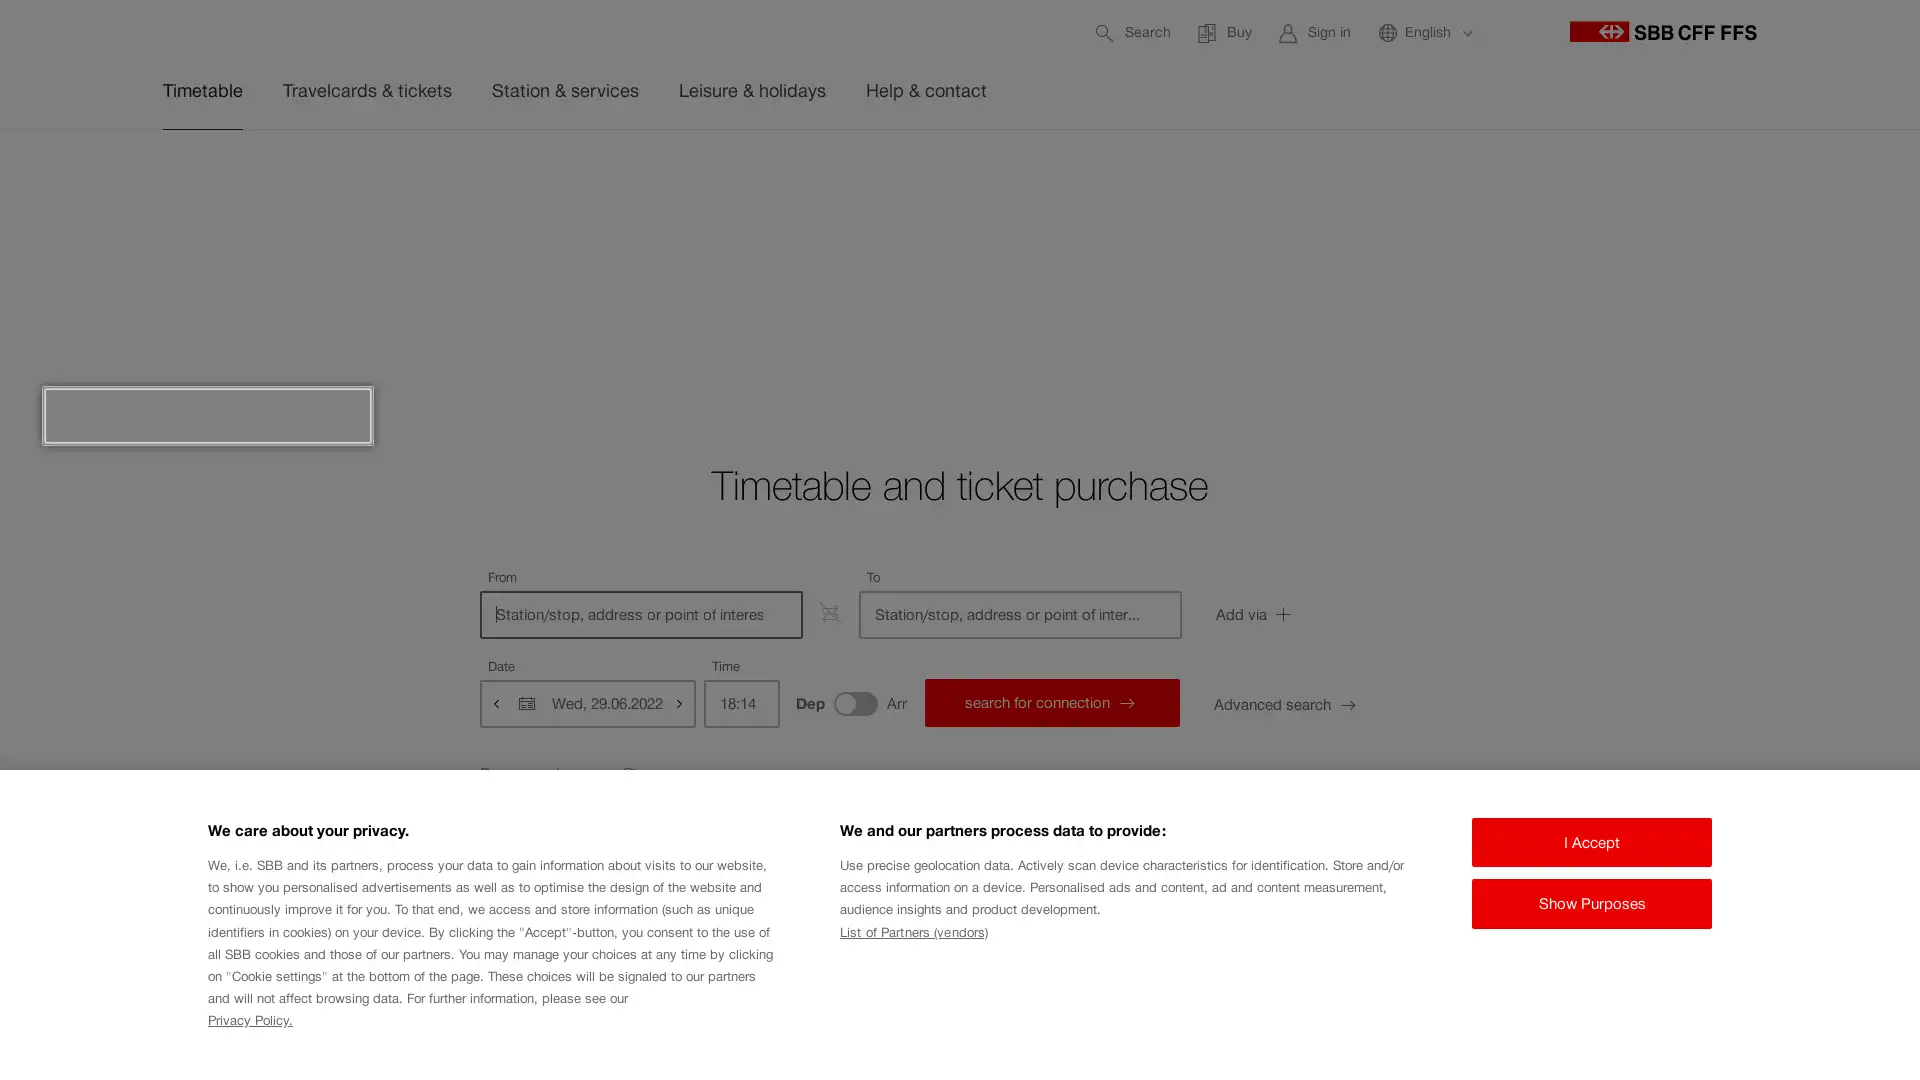 The height and width of the screenshot is (1080, 1920). What do you see at coordinates (497, 701) in the screenshot?
I see `Switch to the previous day` at bounding box center [497, 701].